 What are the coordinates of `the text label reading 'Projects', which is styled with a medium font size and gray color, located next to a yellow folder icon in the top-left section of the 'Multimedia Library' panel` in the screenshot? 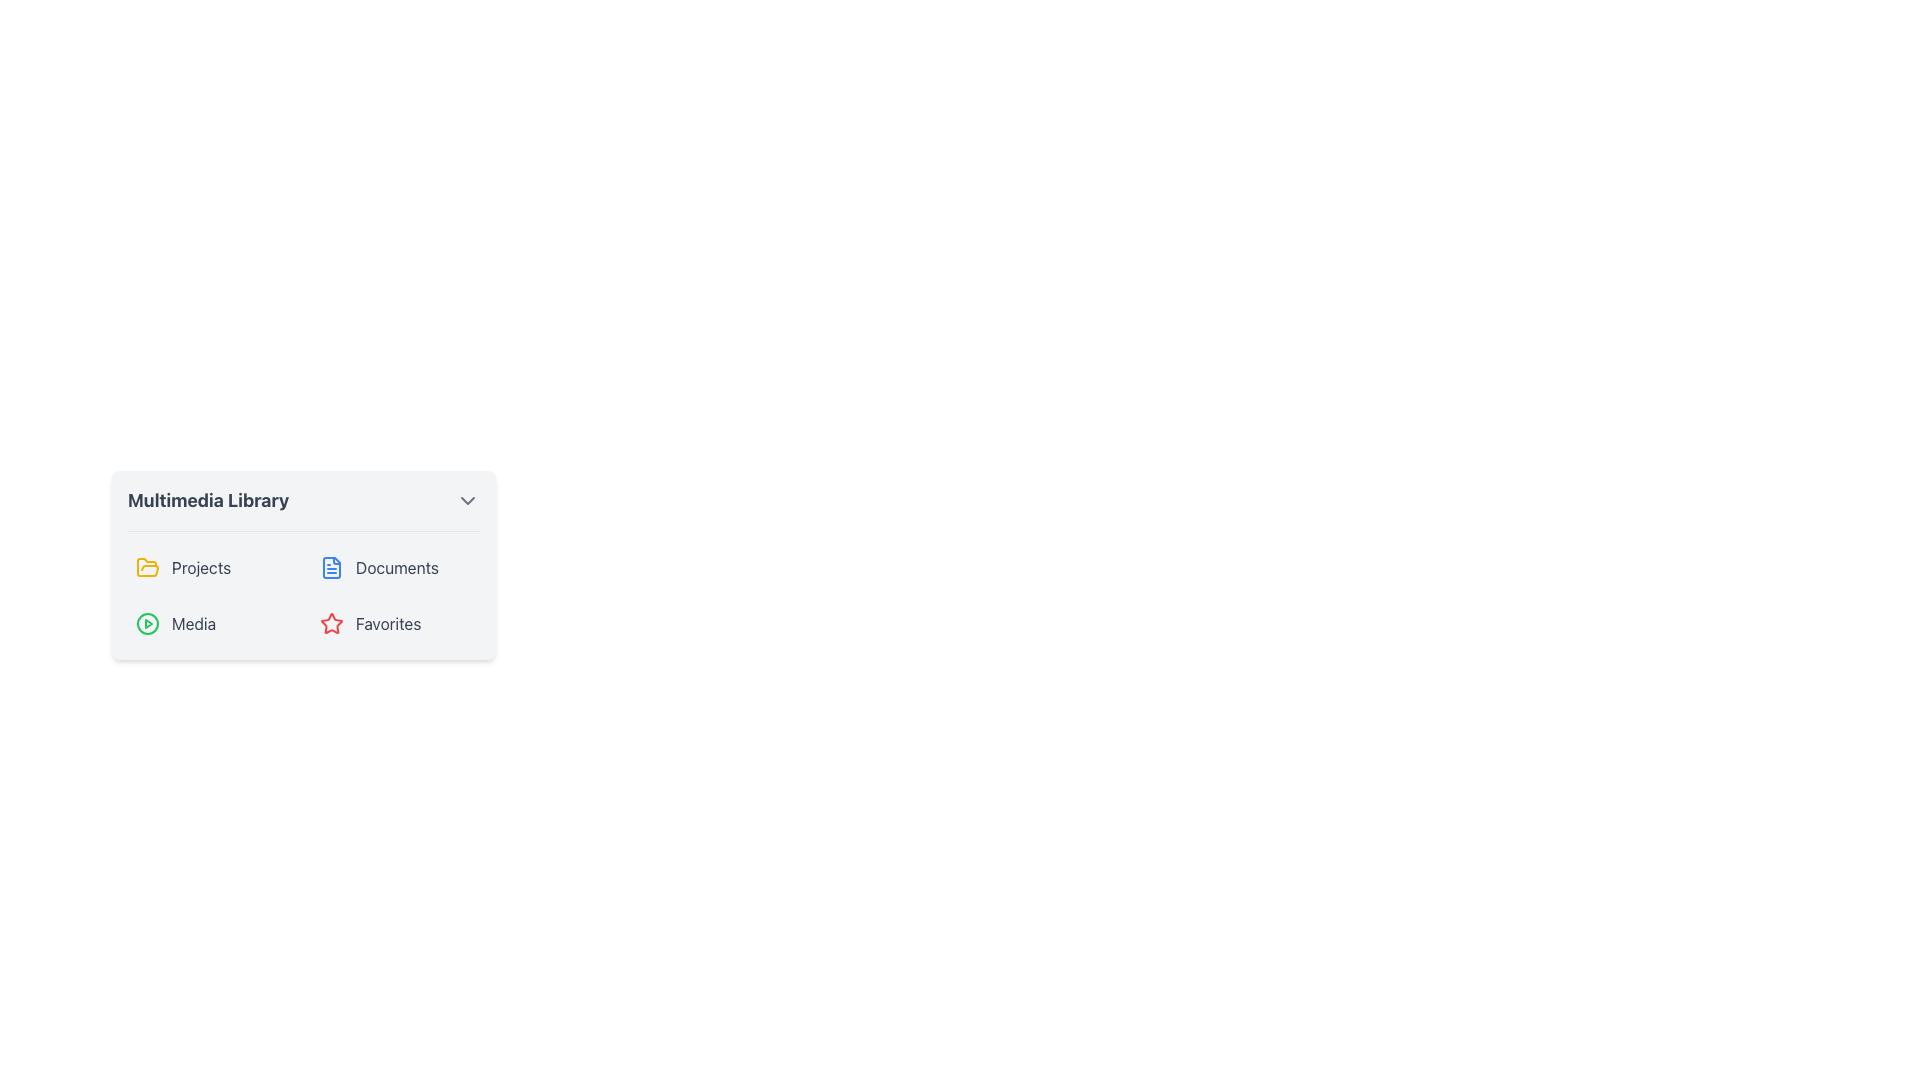 It's located at (201, 567).